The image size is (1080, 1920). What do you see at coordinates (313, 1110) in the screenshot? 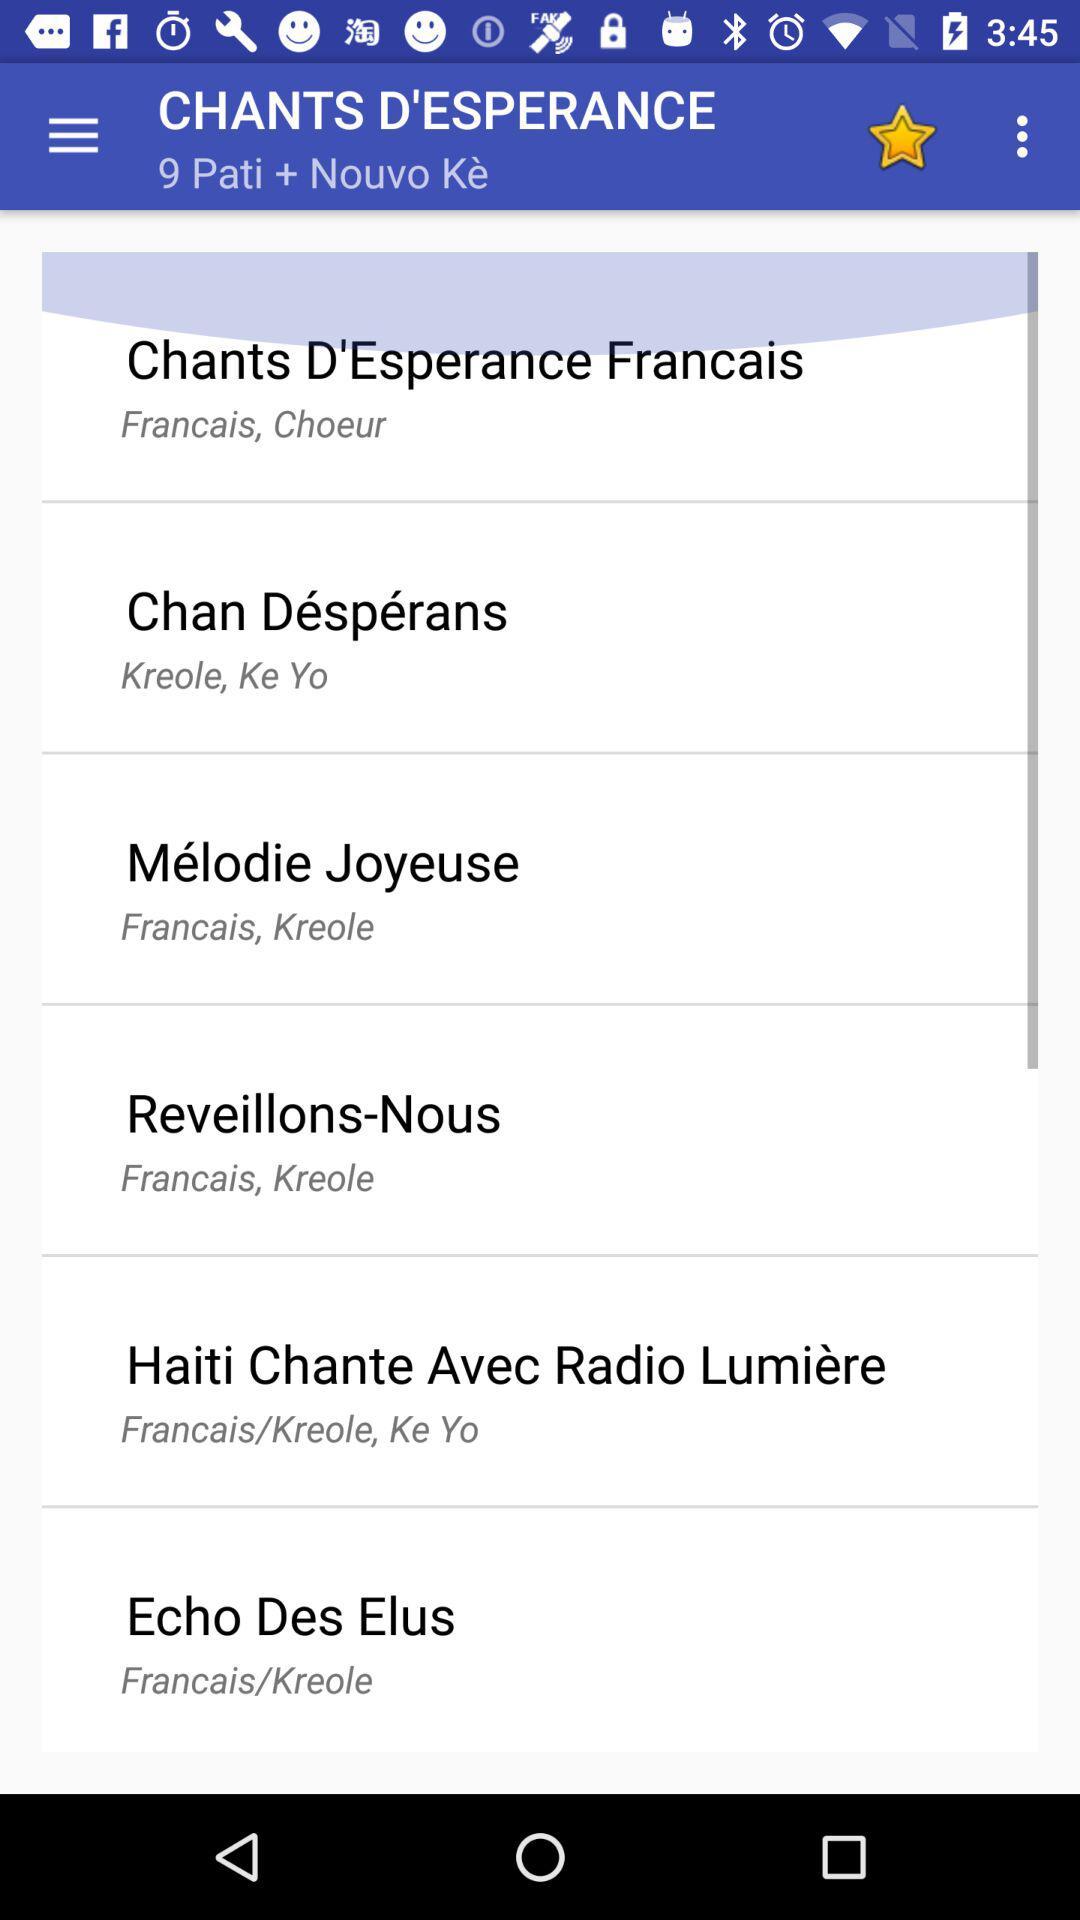
I see `item above the francais, kreole` at bounding box center [313, 1110].